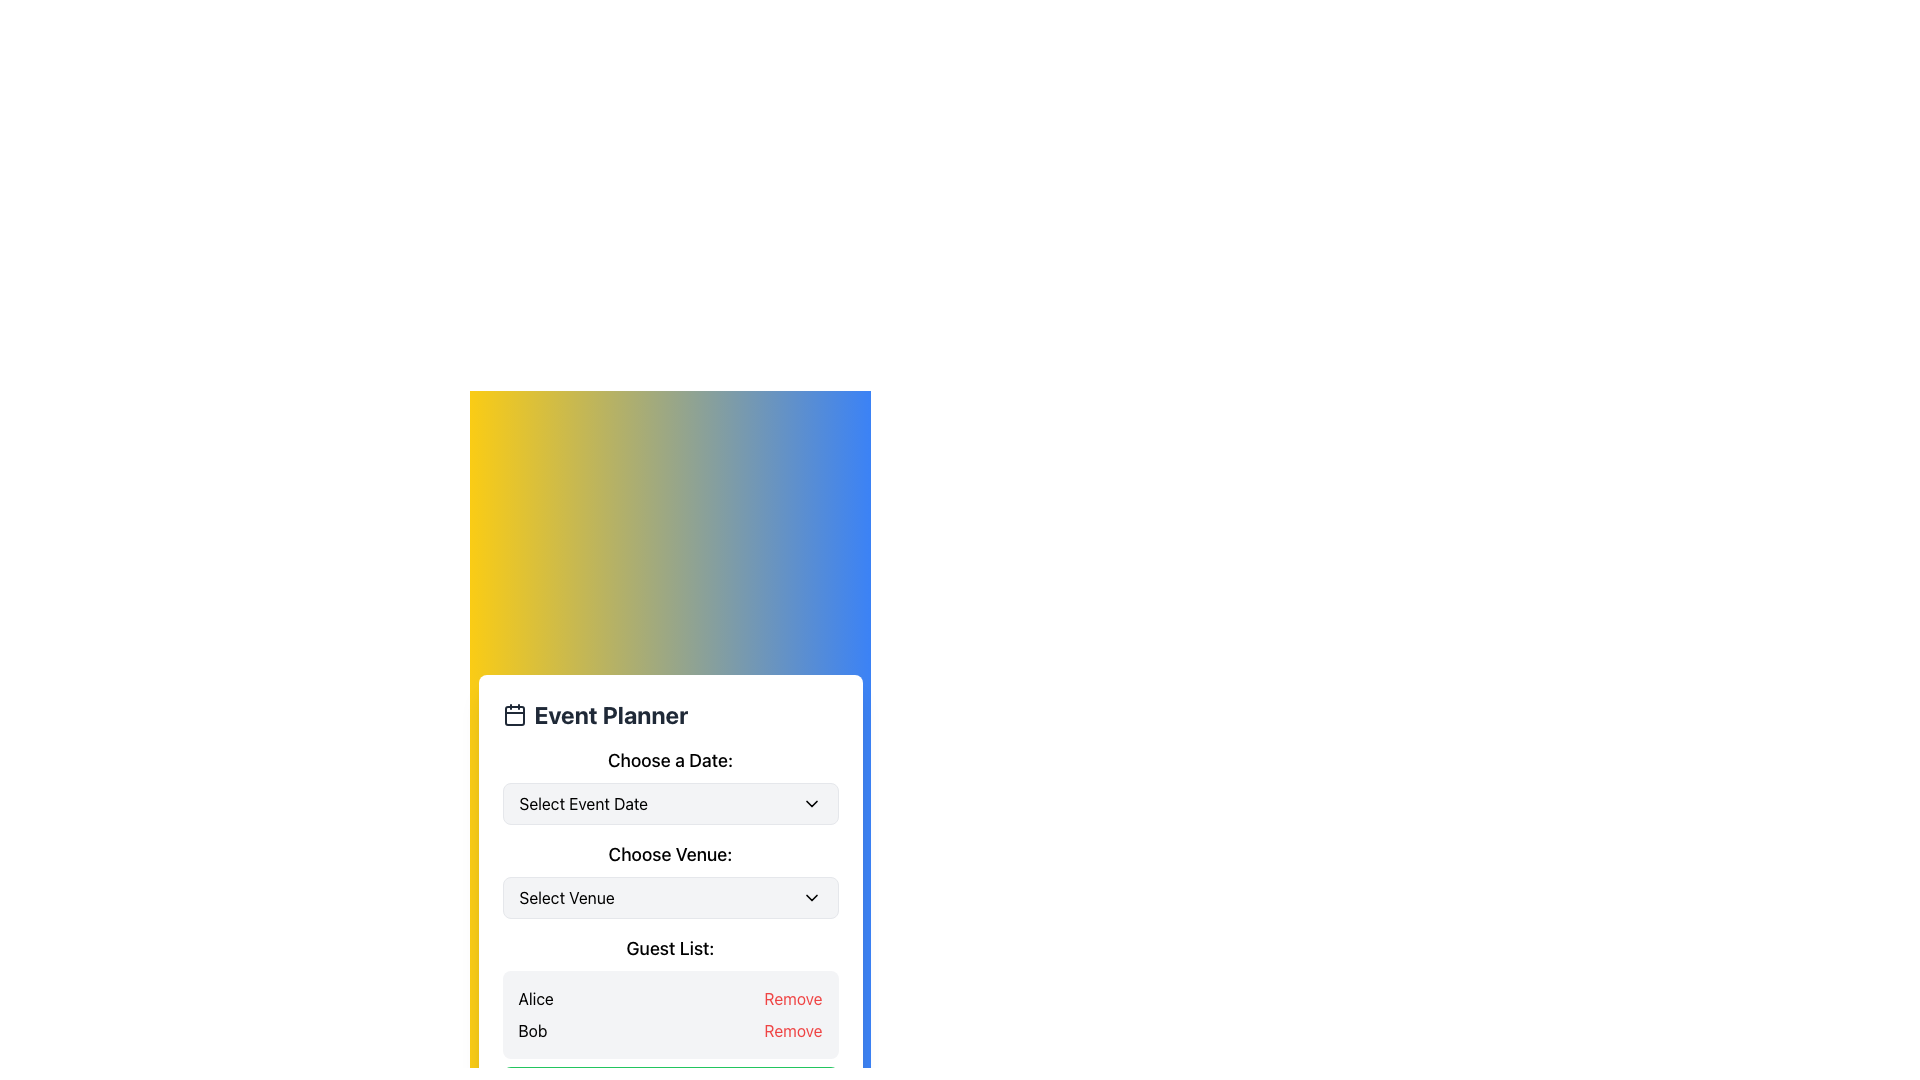 The width and height of the screenshot is (1920, 1080). What do you see at coordinates (670, 802) in the screenshot?
I see `the dropdown menu button labeled 'Select Event Date'` at bounding box center [670, 802].